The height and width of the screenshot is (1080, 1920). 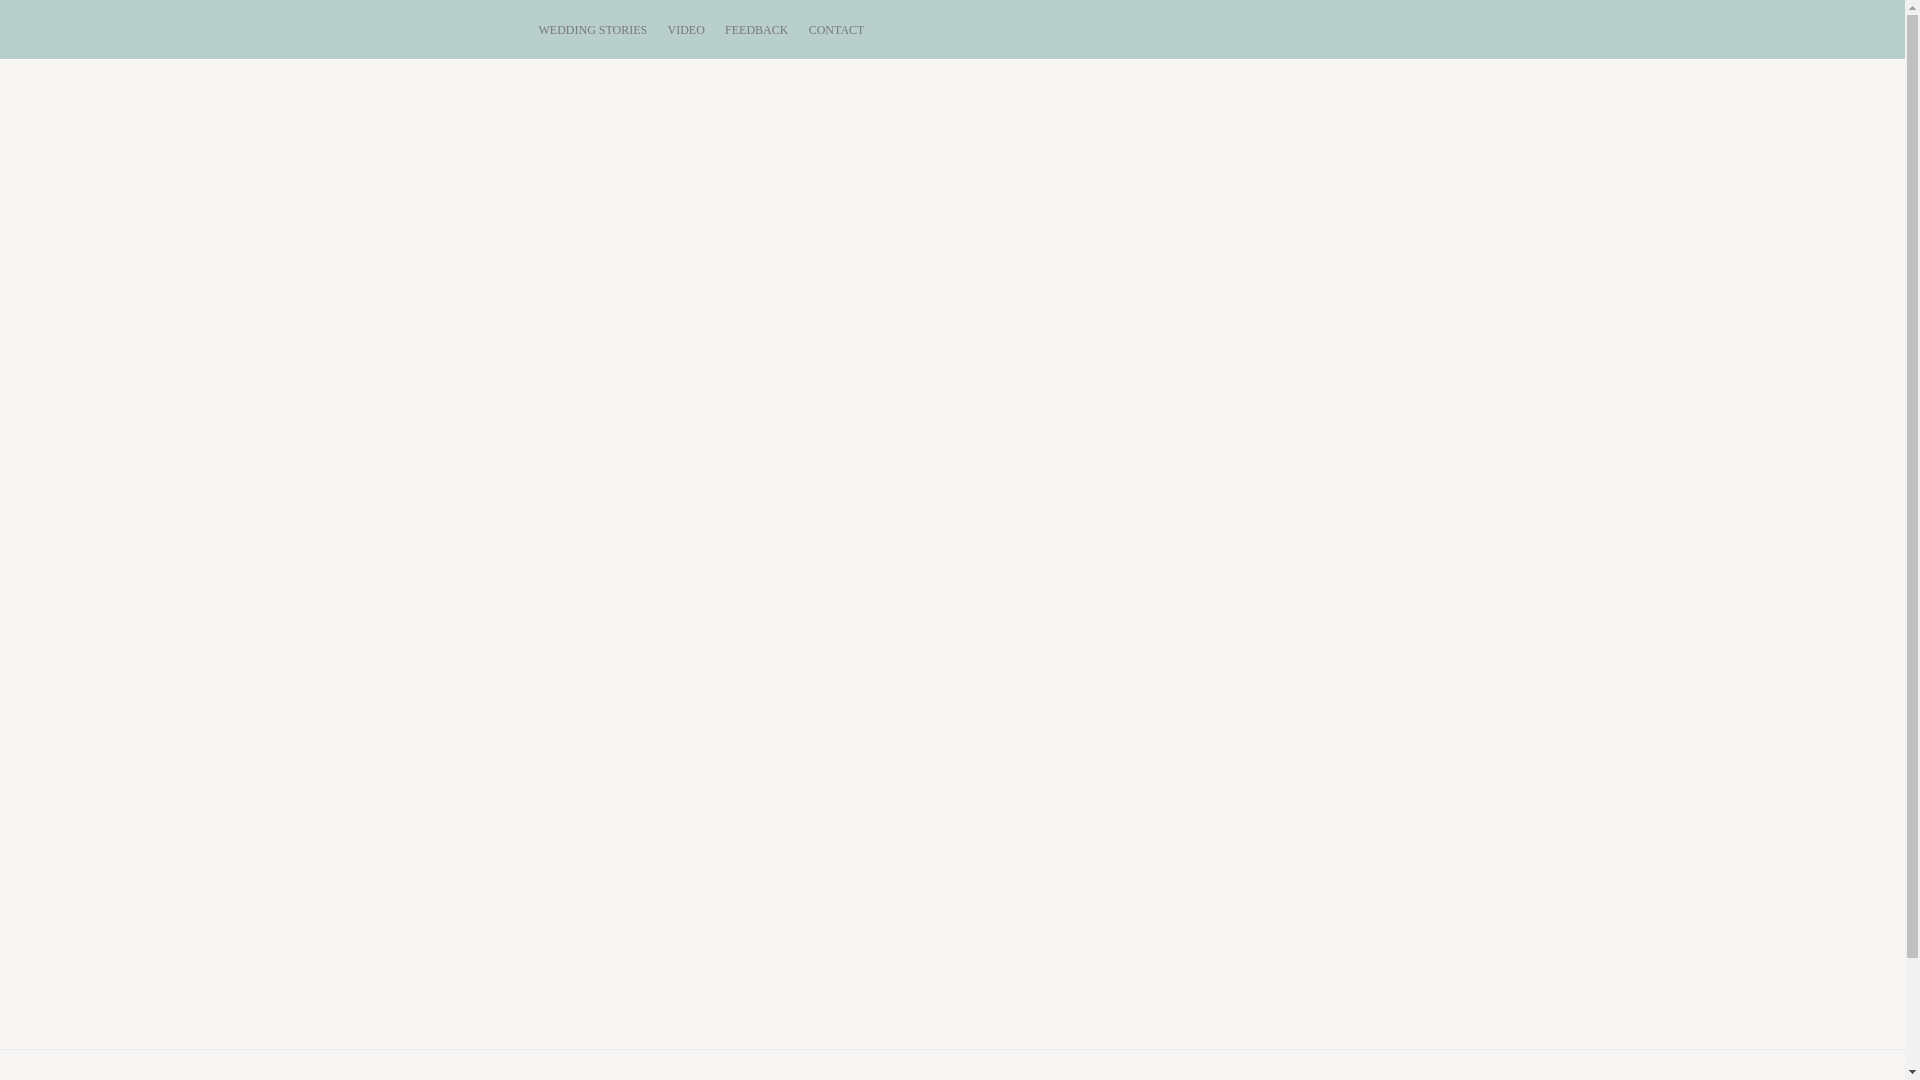 What do you see at coordinates (537, 30) in the screenshot?
I see `'WEDDING STORIES'` at bounding box center [537, 30].